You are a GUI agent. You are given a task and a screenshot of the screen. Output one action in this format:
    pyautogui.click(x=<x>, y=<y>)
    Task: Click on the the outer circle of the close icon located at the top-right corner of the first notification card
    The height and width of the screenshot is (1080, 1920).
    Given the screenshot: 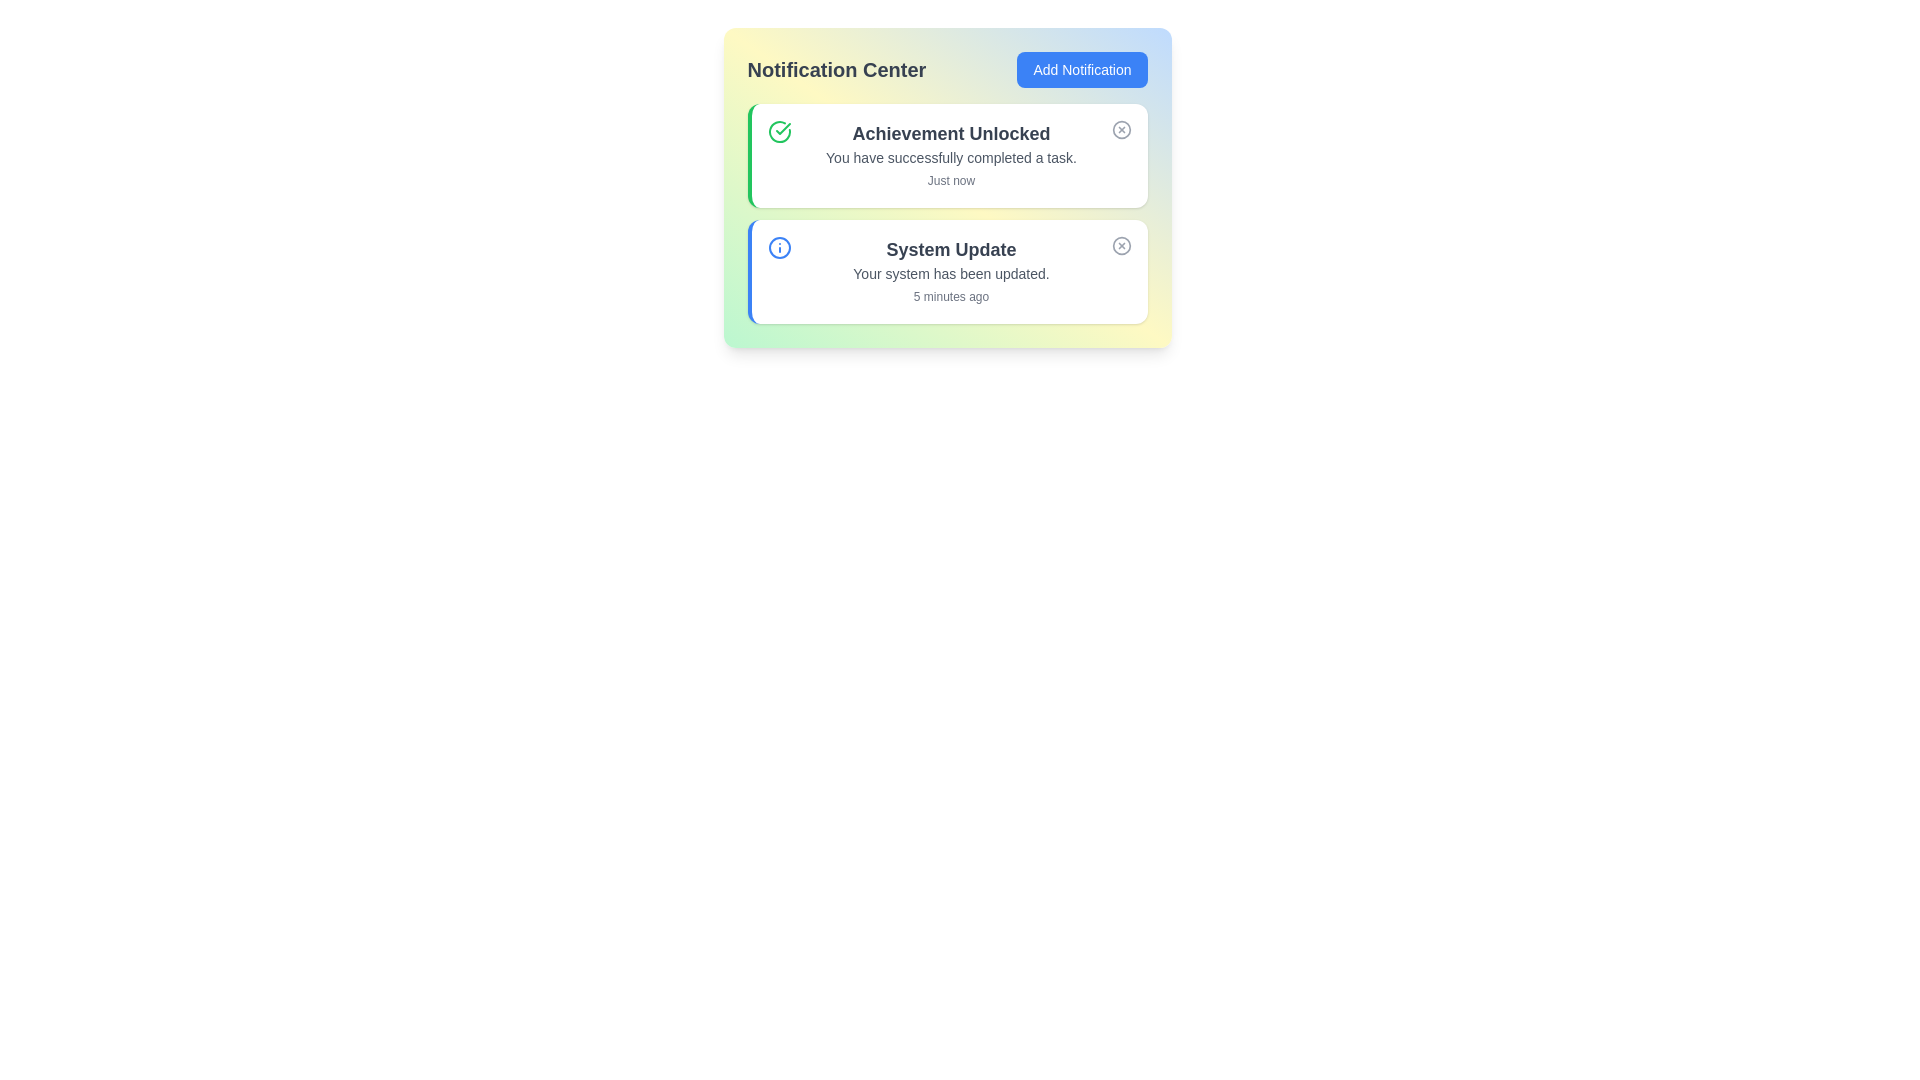 What is the action you would take?
    pyautogui.click(x=1121, y=130)
    